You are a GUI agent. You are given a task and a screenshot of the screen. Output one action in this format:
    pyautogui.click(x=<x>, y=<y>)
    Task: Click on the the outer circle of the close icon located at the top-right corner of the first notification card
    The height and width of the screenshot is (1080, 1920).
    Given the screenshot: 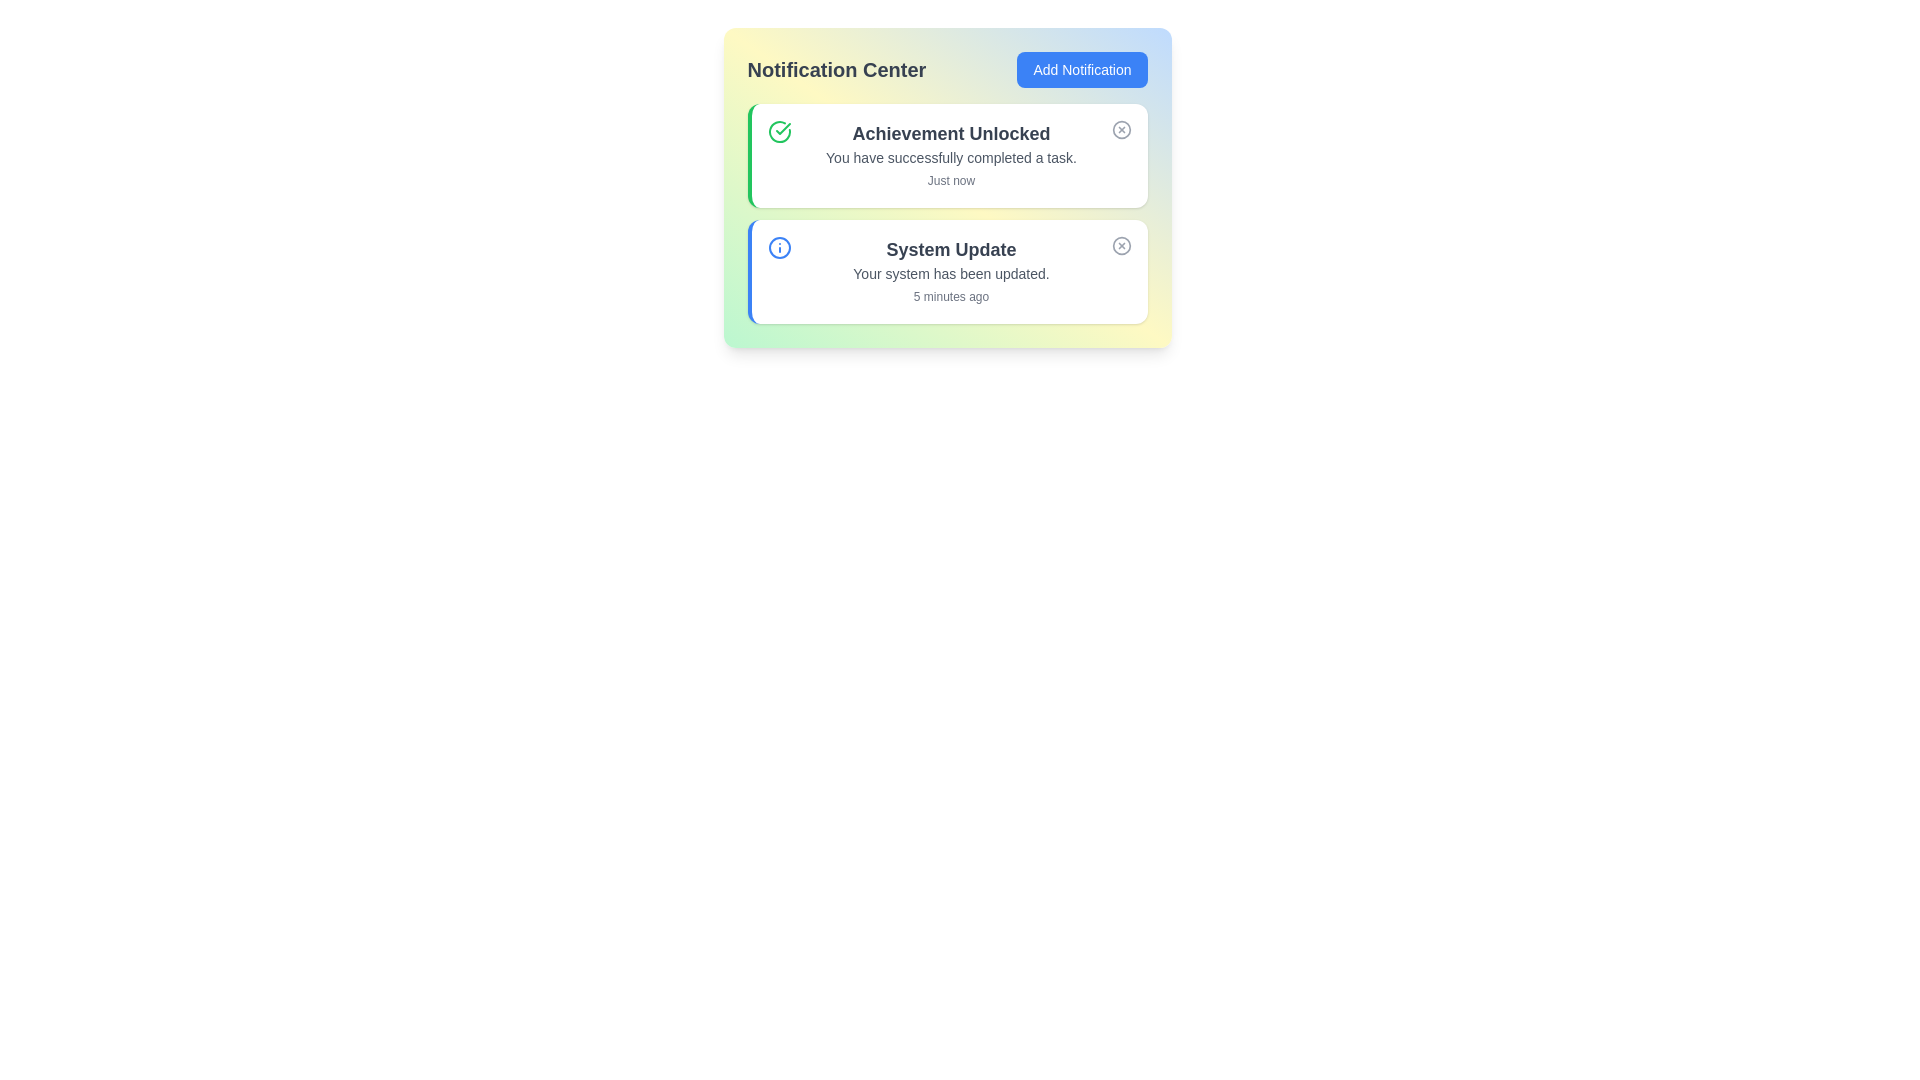 What is the action you would take?
    pyautogui.click(x=1121, y=130)
    